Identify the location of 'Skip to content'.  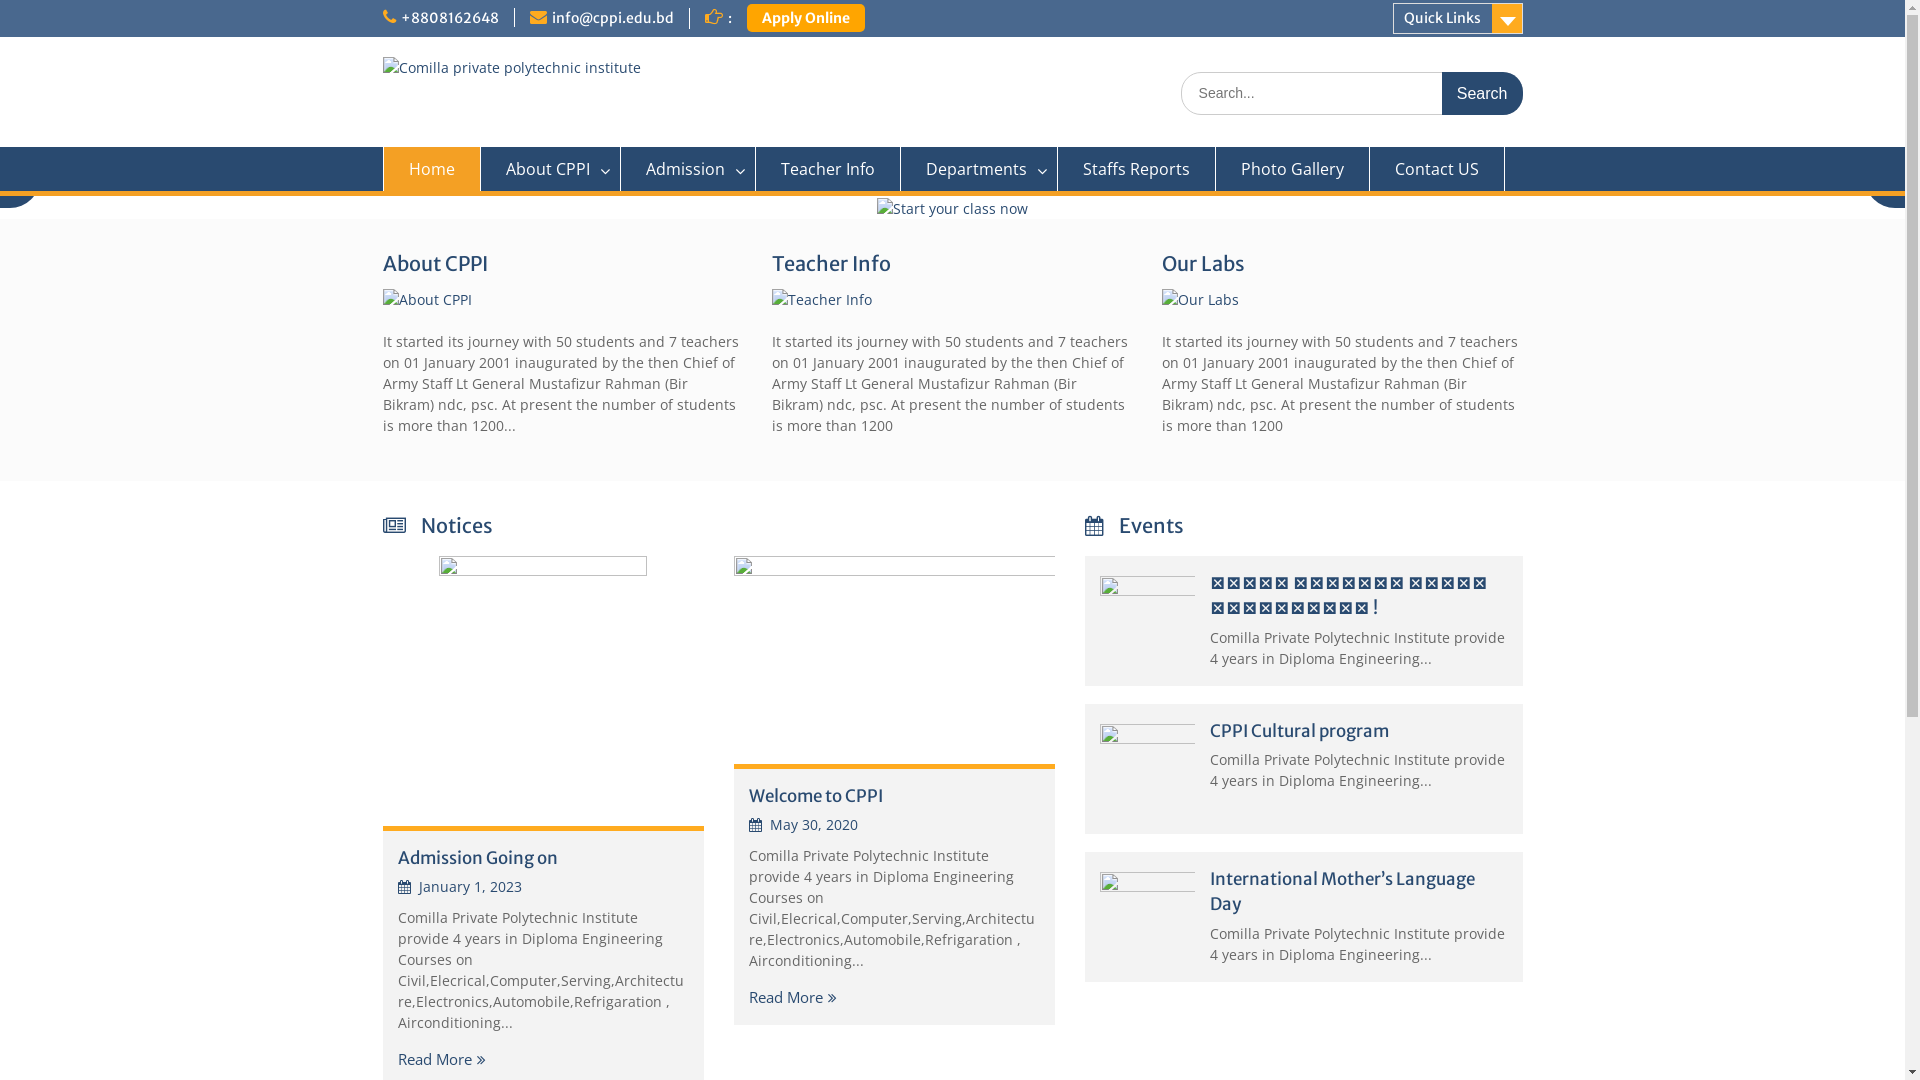
(0, 0).